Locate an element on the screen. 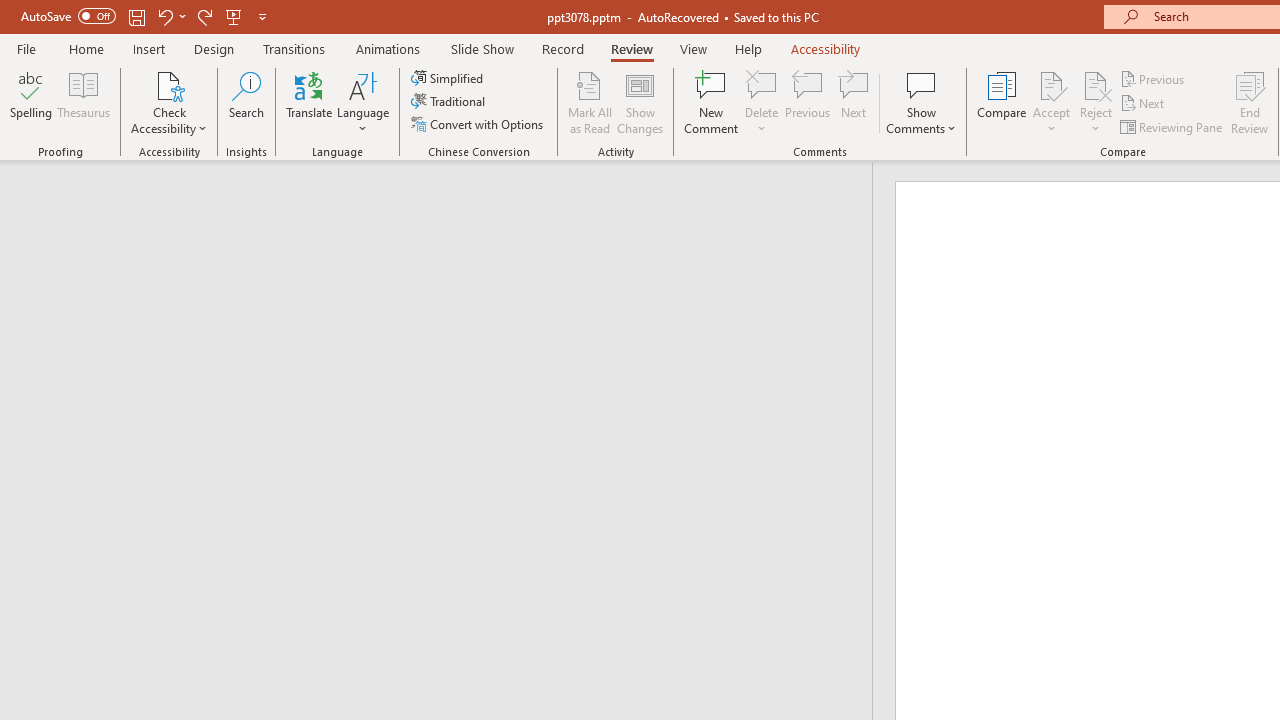 The width and height of the screenshot is (1280, 720). 'Reject Change' is located at coordinates (1095, 84).